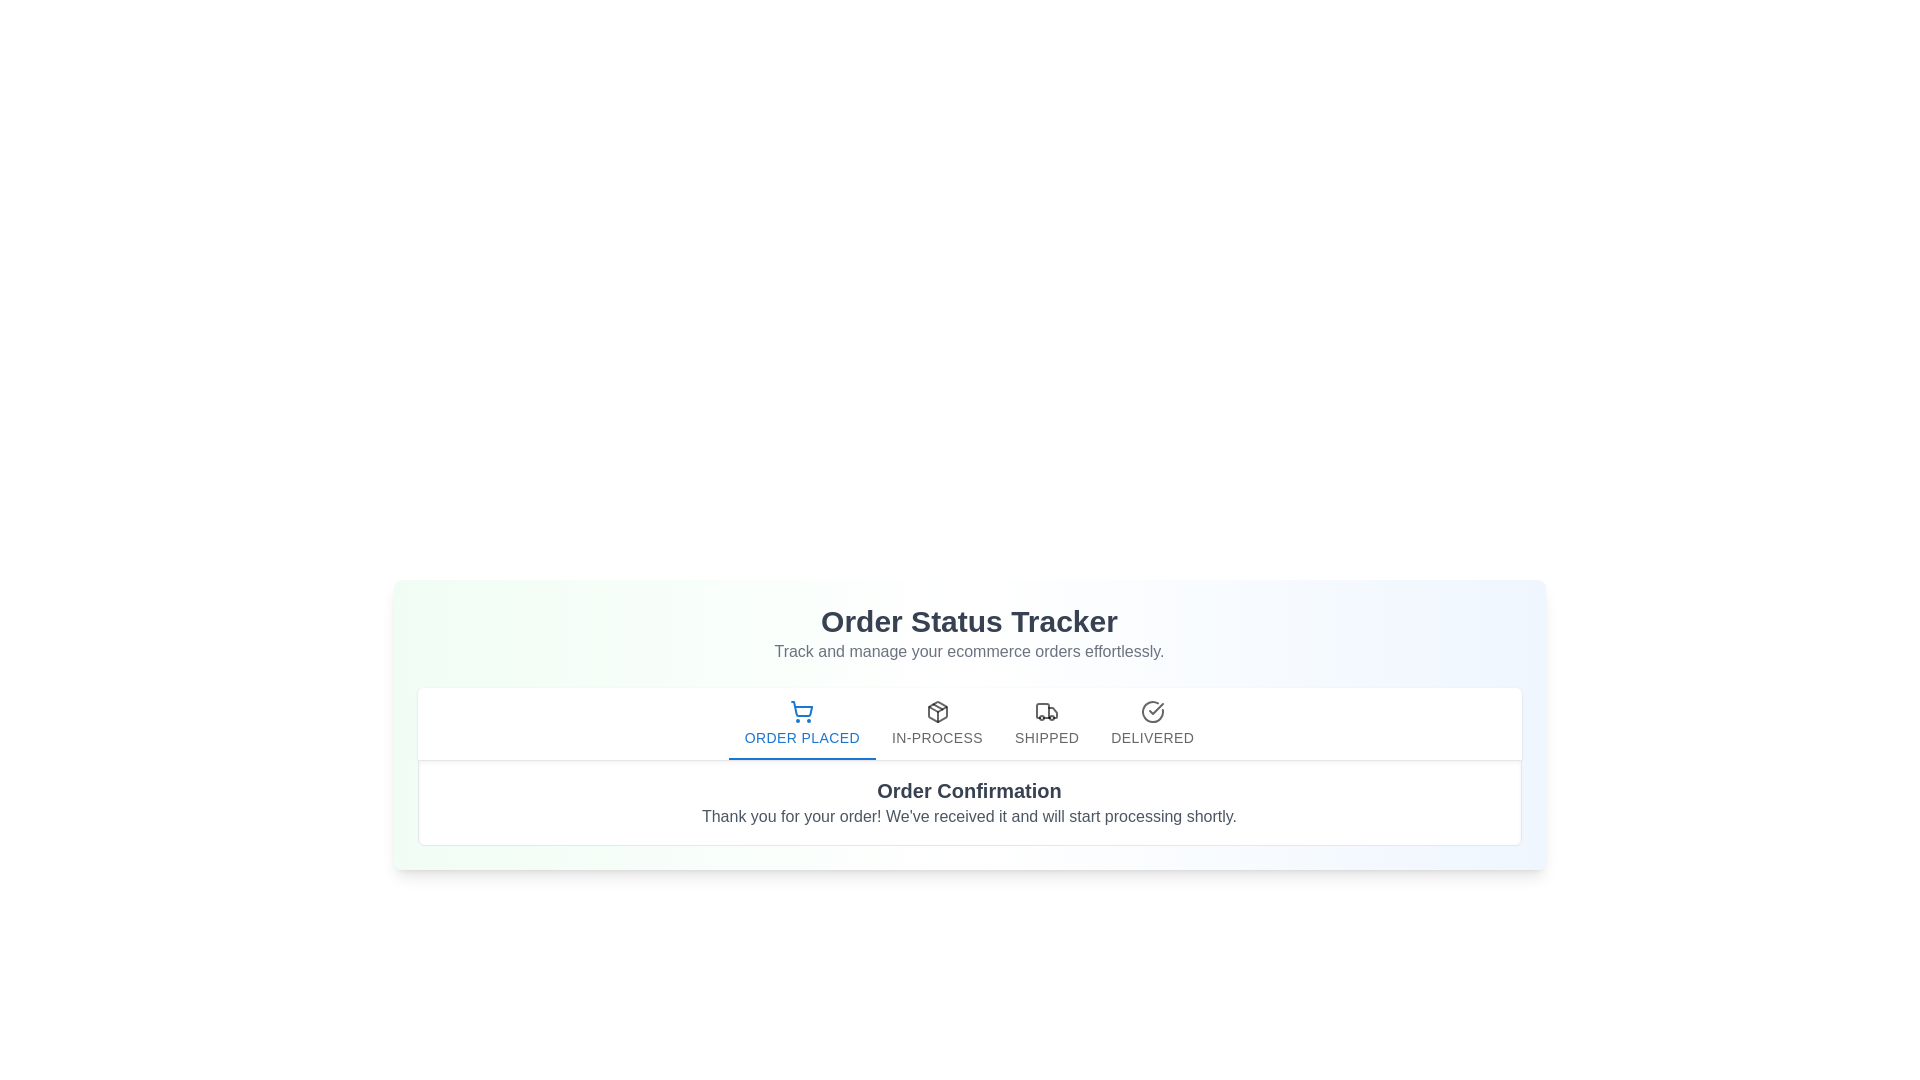 The width and height of the screenshot is (1920, 1080). Describe the element at coordinates (1046, 711) in the screenshot. I see `the vehicle icon located in the 'Shipped' tab of the order tracking interface, which is the third tab in a sequence of four tabs` at that location.